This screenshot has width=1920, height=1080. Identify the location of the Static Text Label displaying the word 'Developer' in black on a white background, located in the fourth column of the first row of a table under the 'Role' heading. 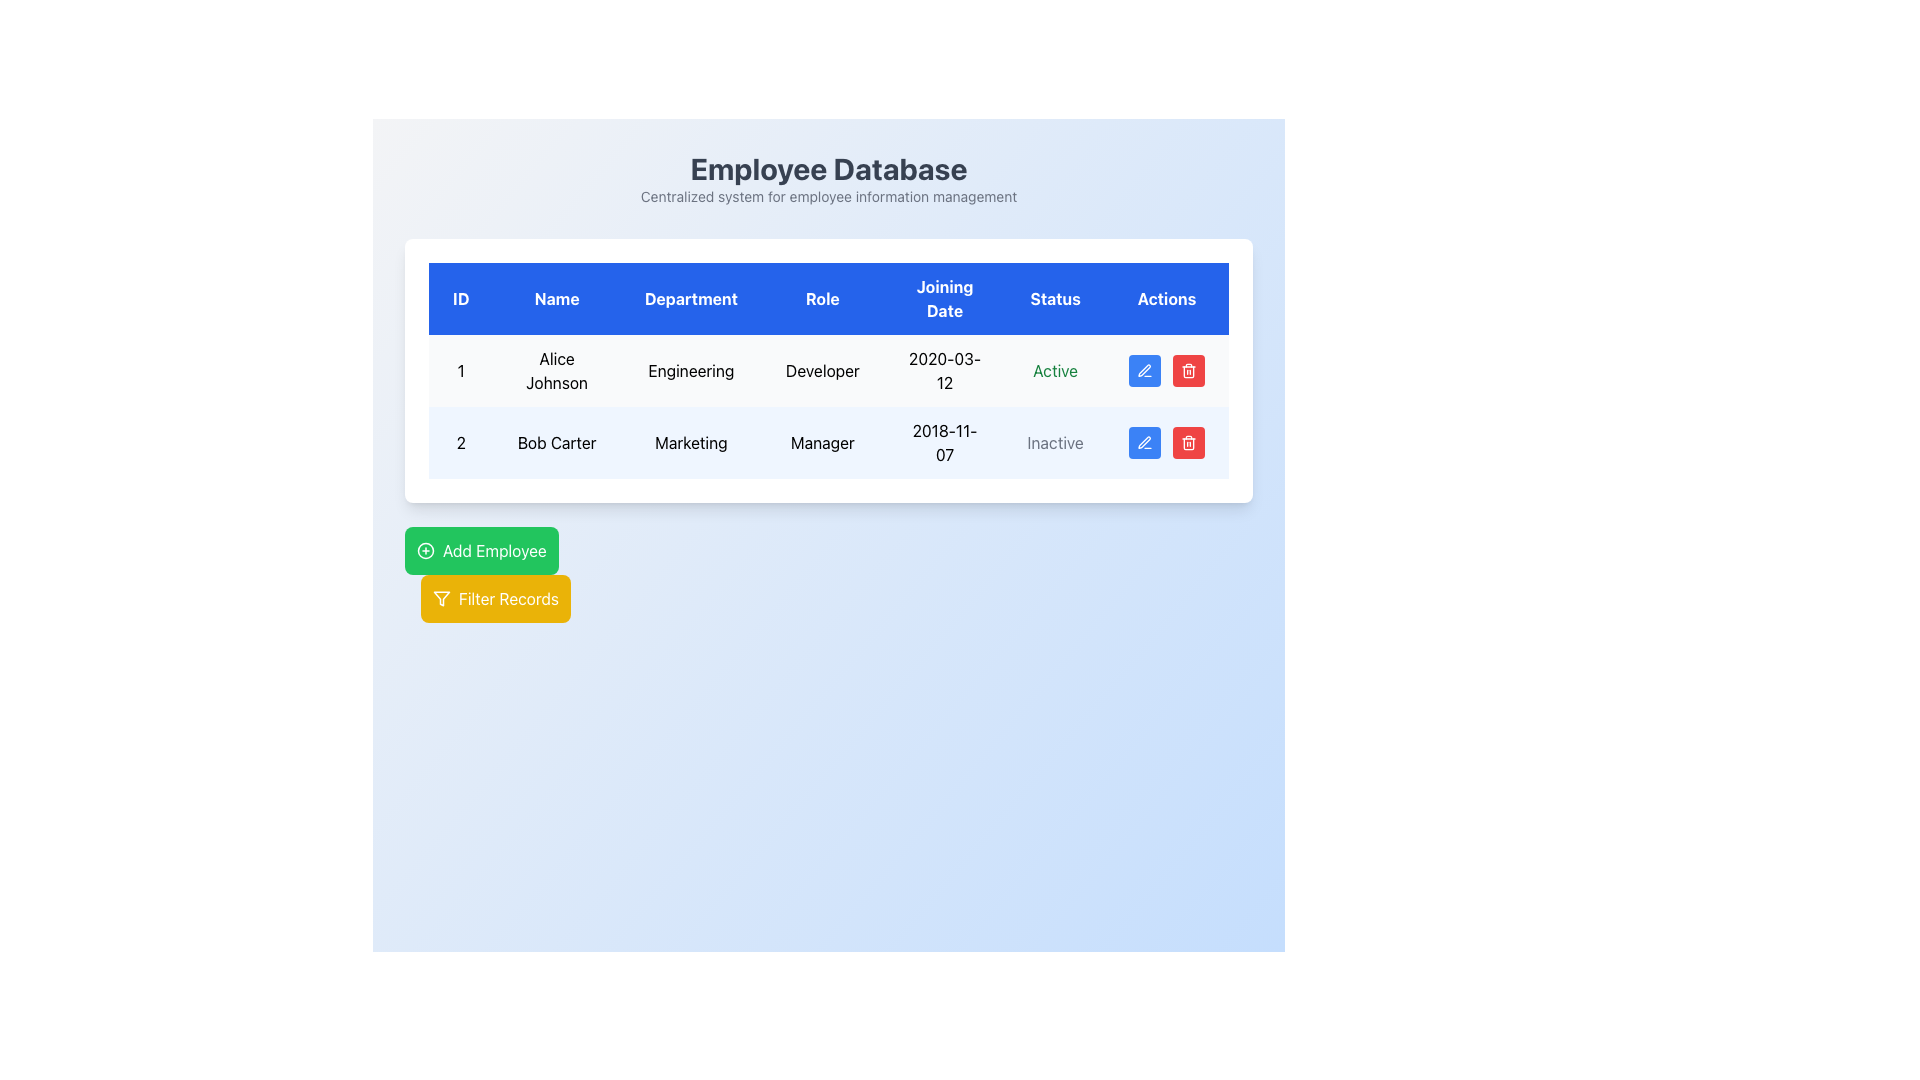
(822, 370).